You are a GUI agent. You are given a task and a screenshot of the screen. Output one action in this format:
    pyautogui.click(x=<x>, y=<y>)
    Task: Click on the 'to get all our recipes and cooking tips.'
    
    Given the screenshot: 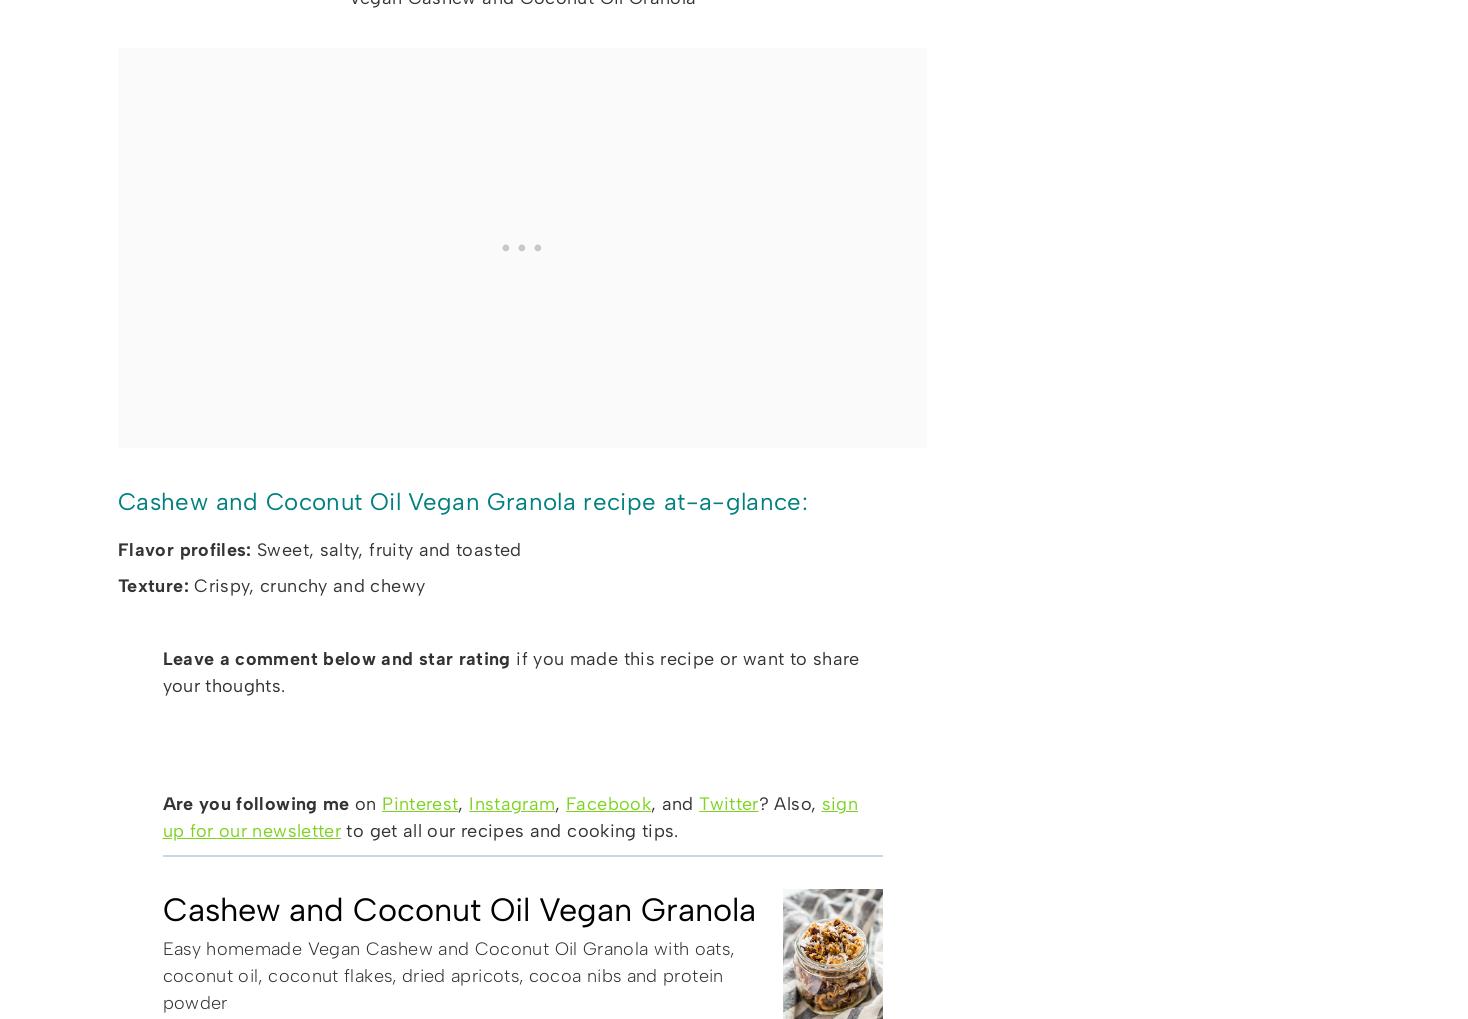 What is the action you would take?
    pyautogui.click(x=508, y=830)
    